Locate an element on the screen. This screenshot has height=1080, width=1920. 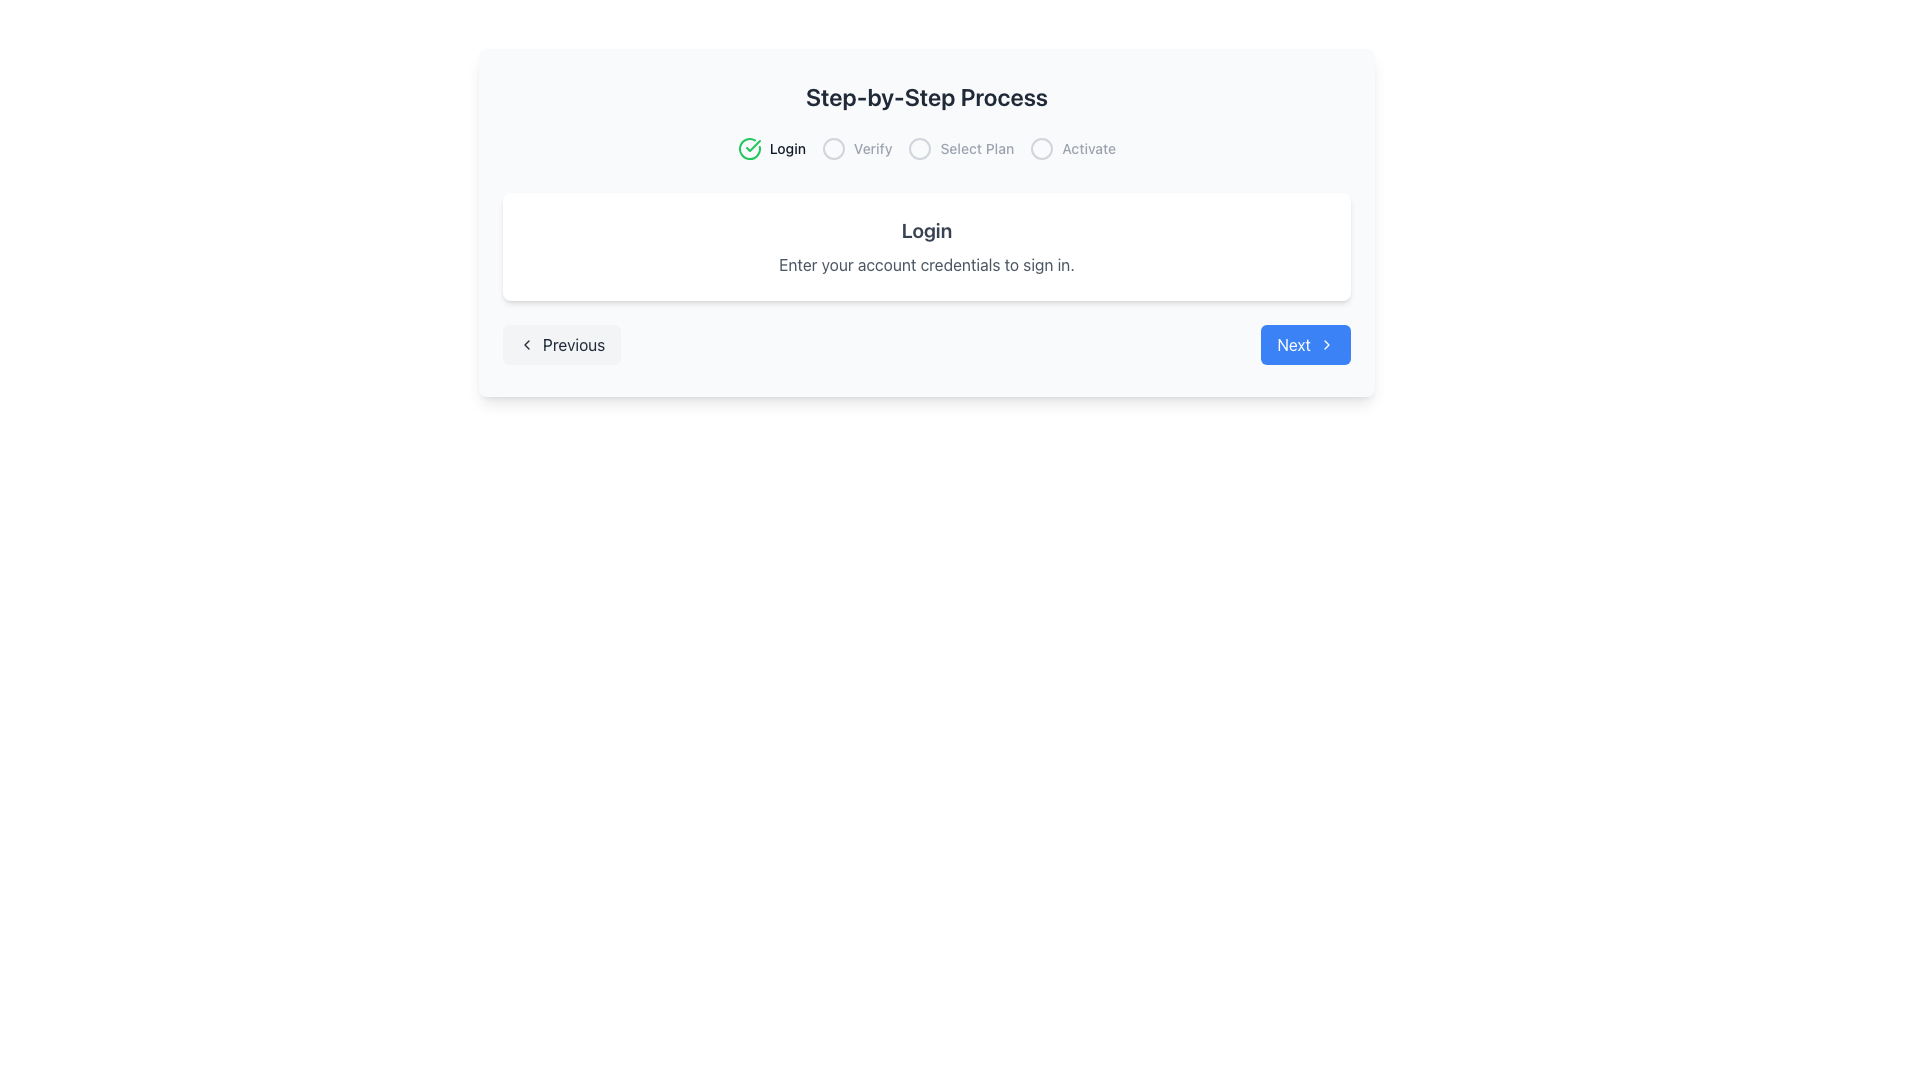
the 'Login' step indicator, which includes a green checkmark icon and signifies the completion of this step in the multi-step process is located at coordinates (770, 148).